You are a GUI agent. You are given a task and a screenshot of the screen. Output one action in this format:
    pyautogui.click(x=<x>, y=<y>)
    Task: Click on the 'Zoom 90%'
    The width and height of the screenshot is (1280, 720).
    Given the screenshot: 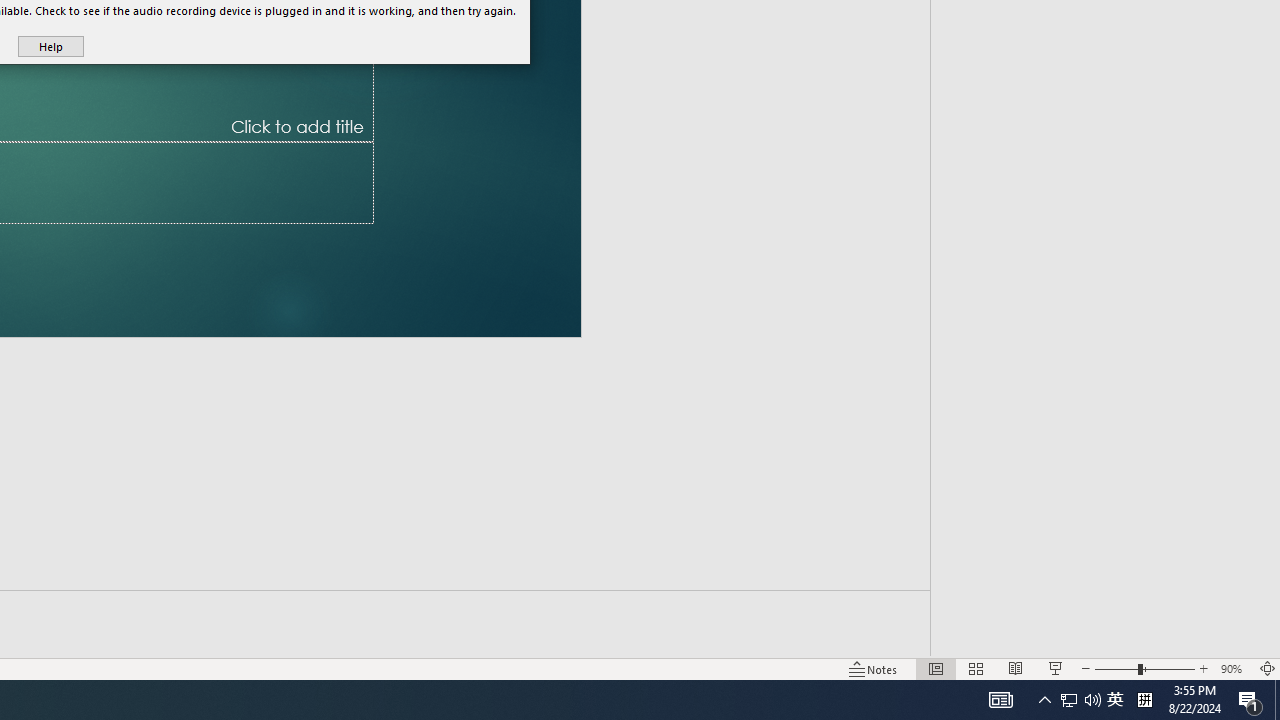 What is the action you would take?
    pyautogui.click(x=1233, y=669)
    